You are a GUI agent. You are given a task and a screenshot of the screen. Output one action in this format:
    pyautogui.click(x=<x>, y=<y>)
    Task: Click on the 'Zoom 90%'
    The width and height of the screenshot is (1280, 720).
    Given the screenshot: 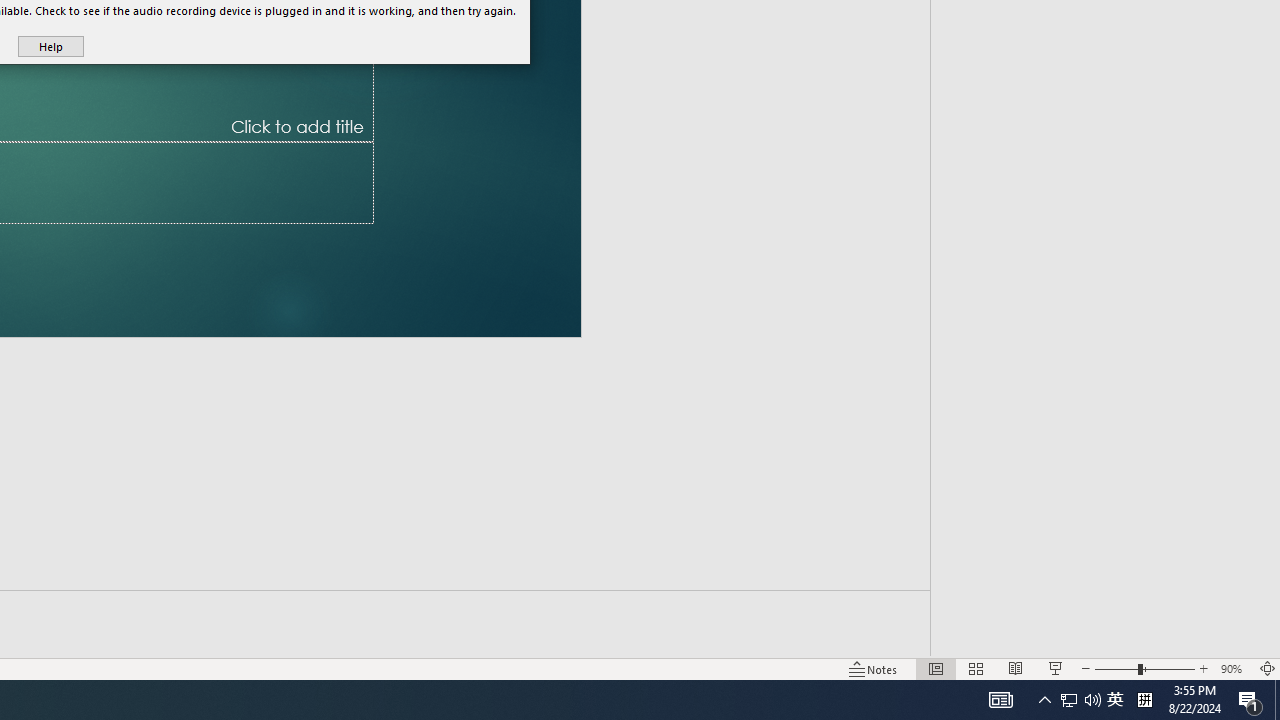 What is the action you would take?
    pyautogui.click(x=1233, y=669)
    